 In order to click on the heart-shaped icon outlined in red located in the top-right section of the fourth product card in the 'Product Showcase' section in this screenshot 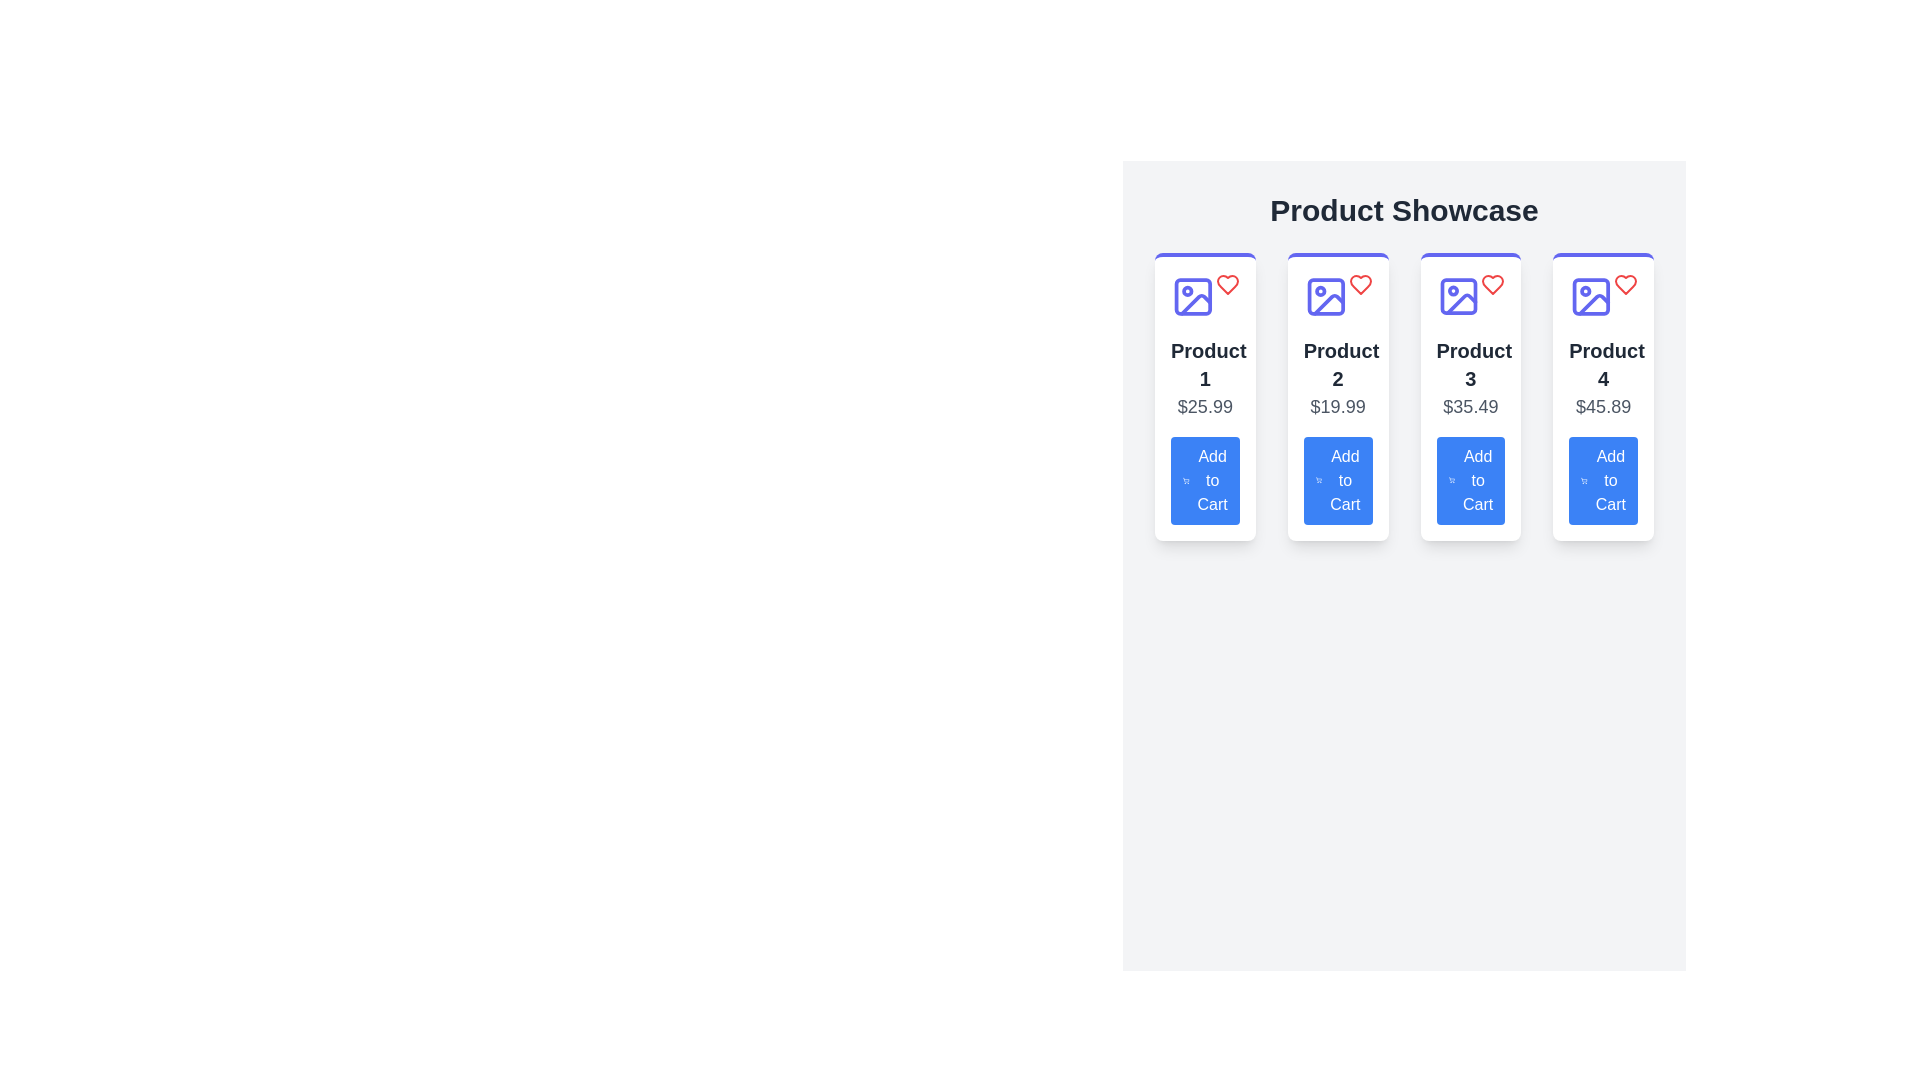, I will do `click(1626, 285)`.